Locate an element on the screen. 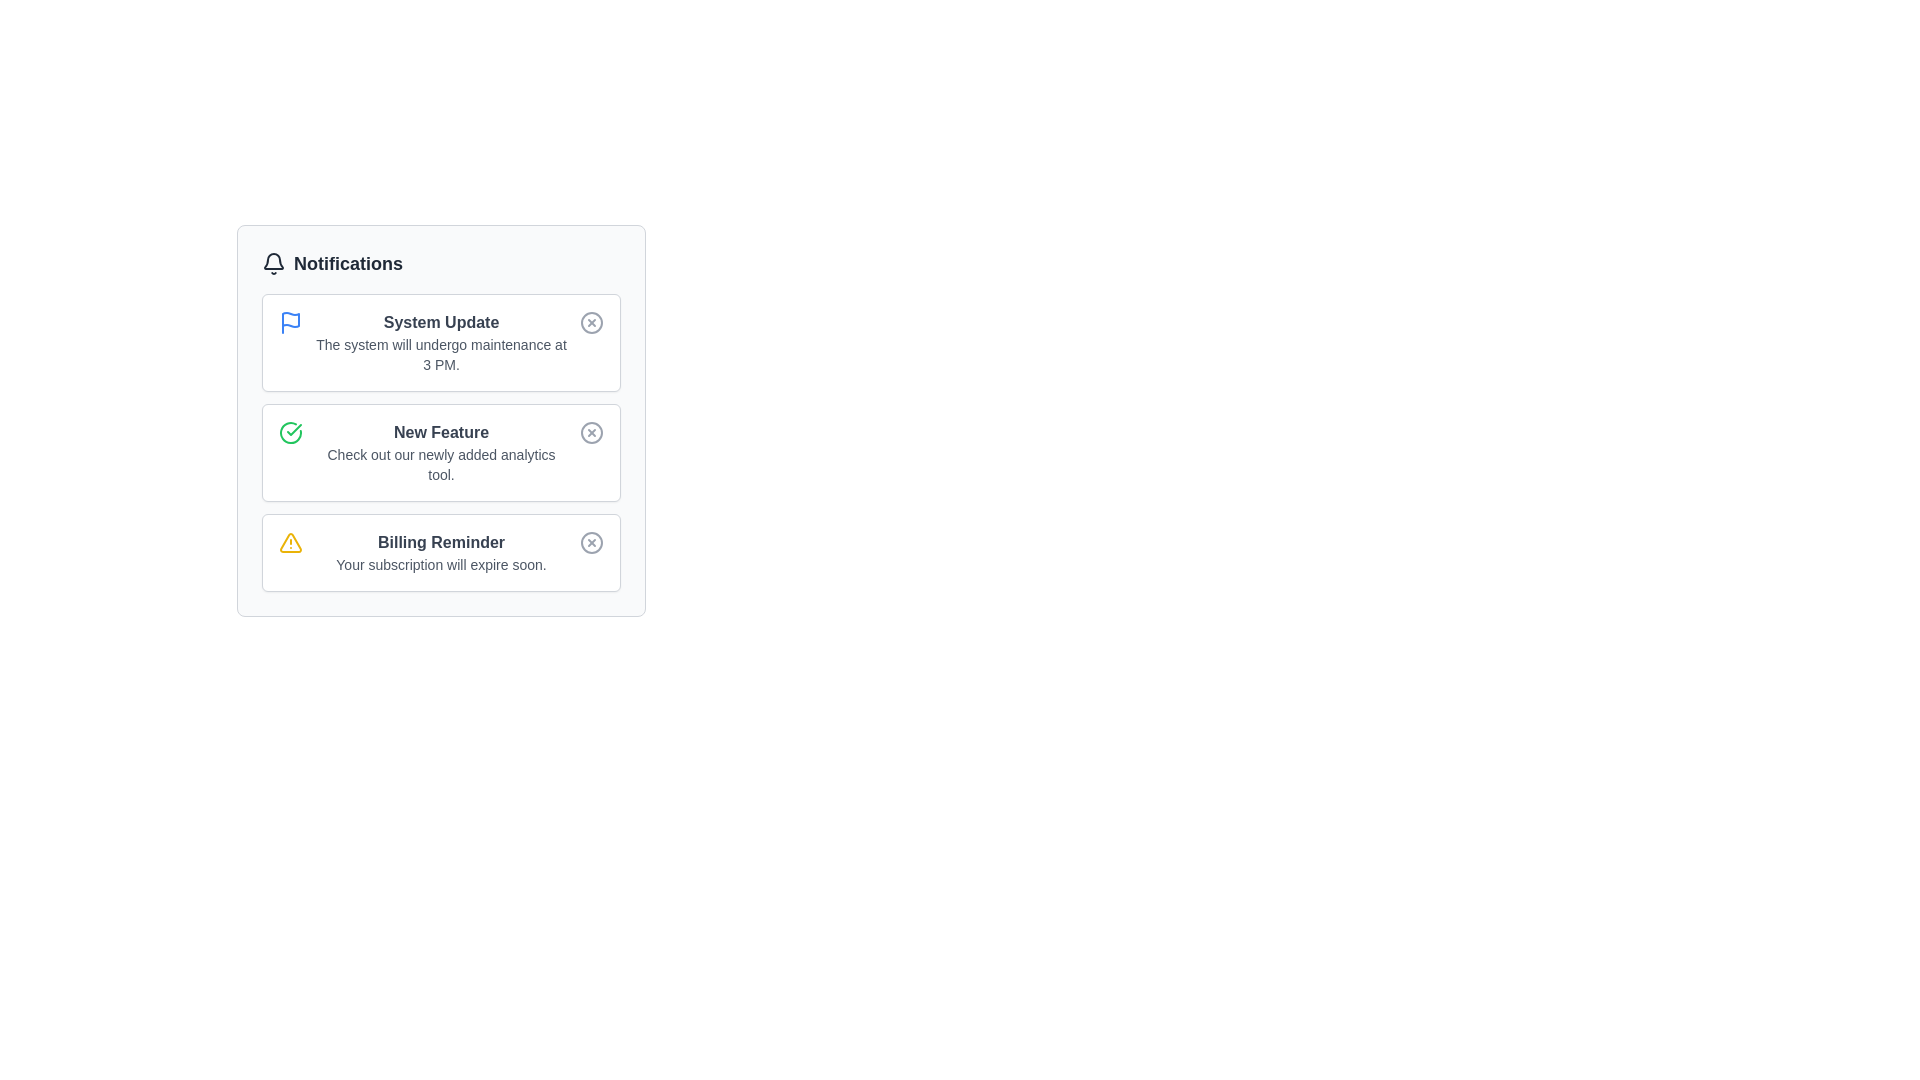 Image resolution: width=1920 pixels, height=1080 pixels. the textual notification component that informs the user about the impending expiration of their subscription, located below the 'New Feature' notification card as the third notification in the list is located at coordinates (440, 552).